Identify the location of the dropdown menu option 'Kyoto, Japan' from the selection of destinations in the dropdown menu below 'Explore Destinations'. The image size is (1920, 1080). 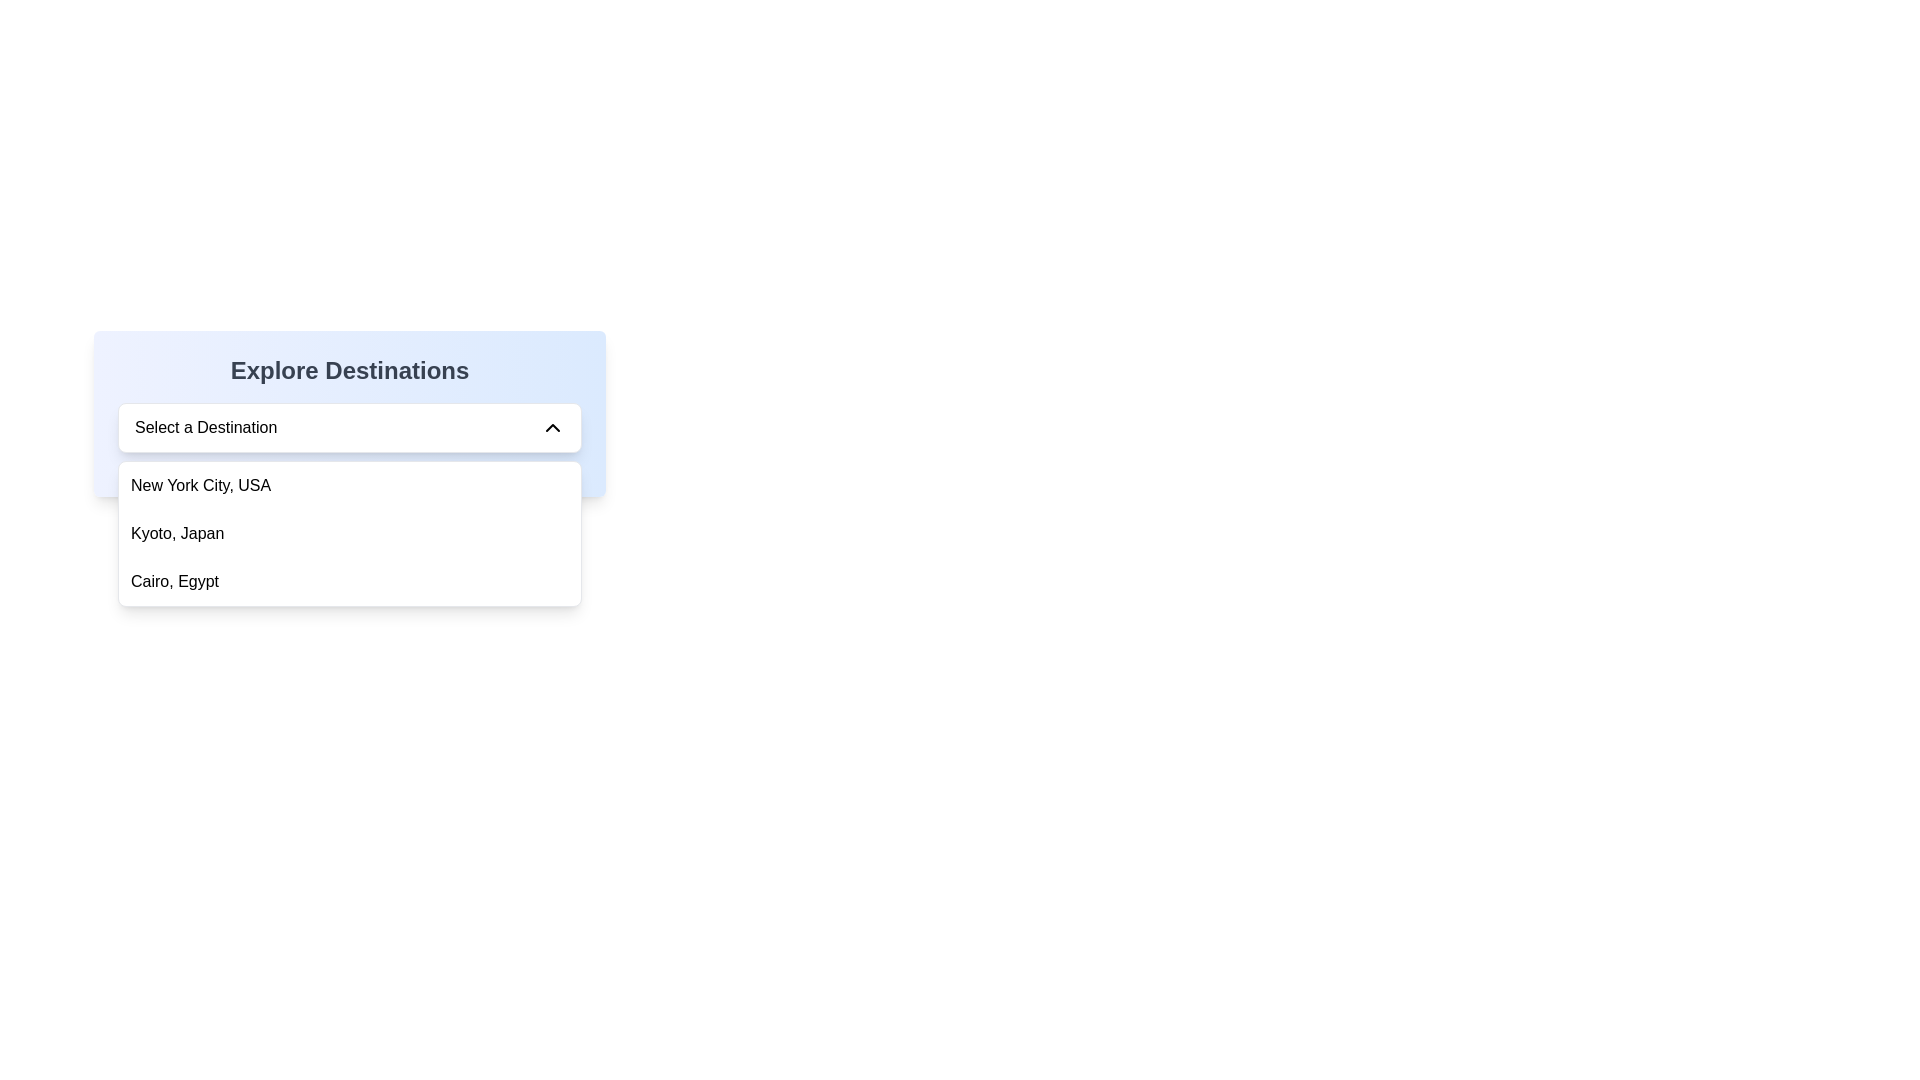
(350, 532).